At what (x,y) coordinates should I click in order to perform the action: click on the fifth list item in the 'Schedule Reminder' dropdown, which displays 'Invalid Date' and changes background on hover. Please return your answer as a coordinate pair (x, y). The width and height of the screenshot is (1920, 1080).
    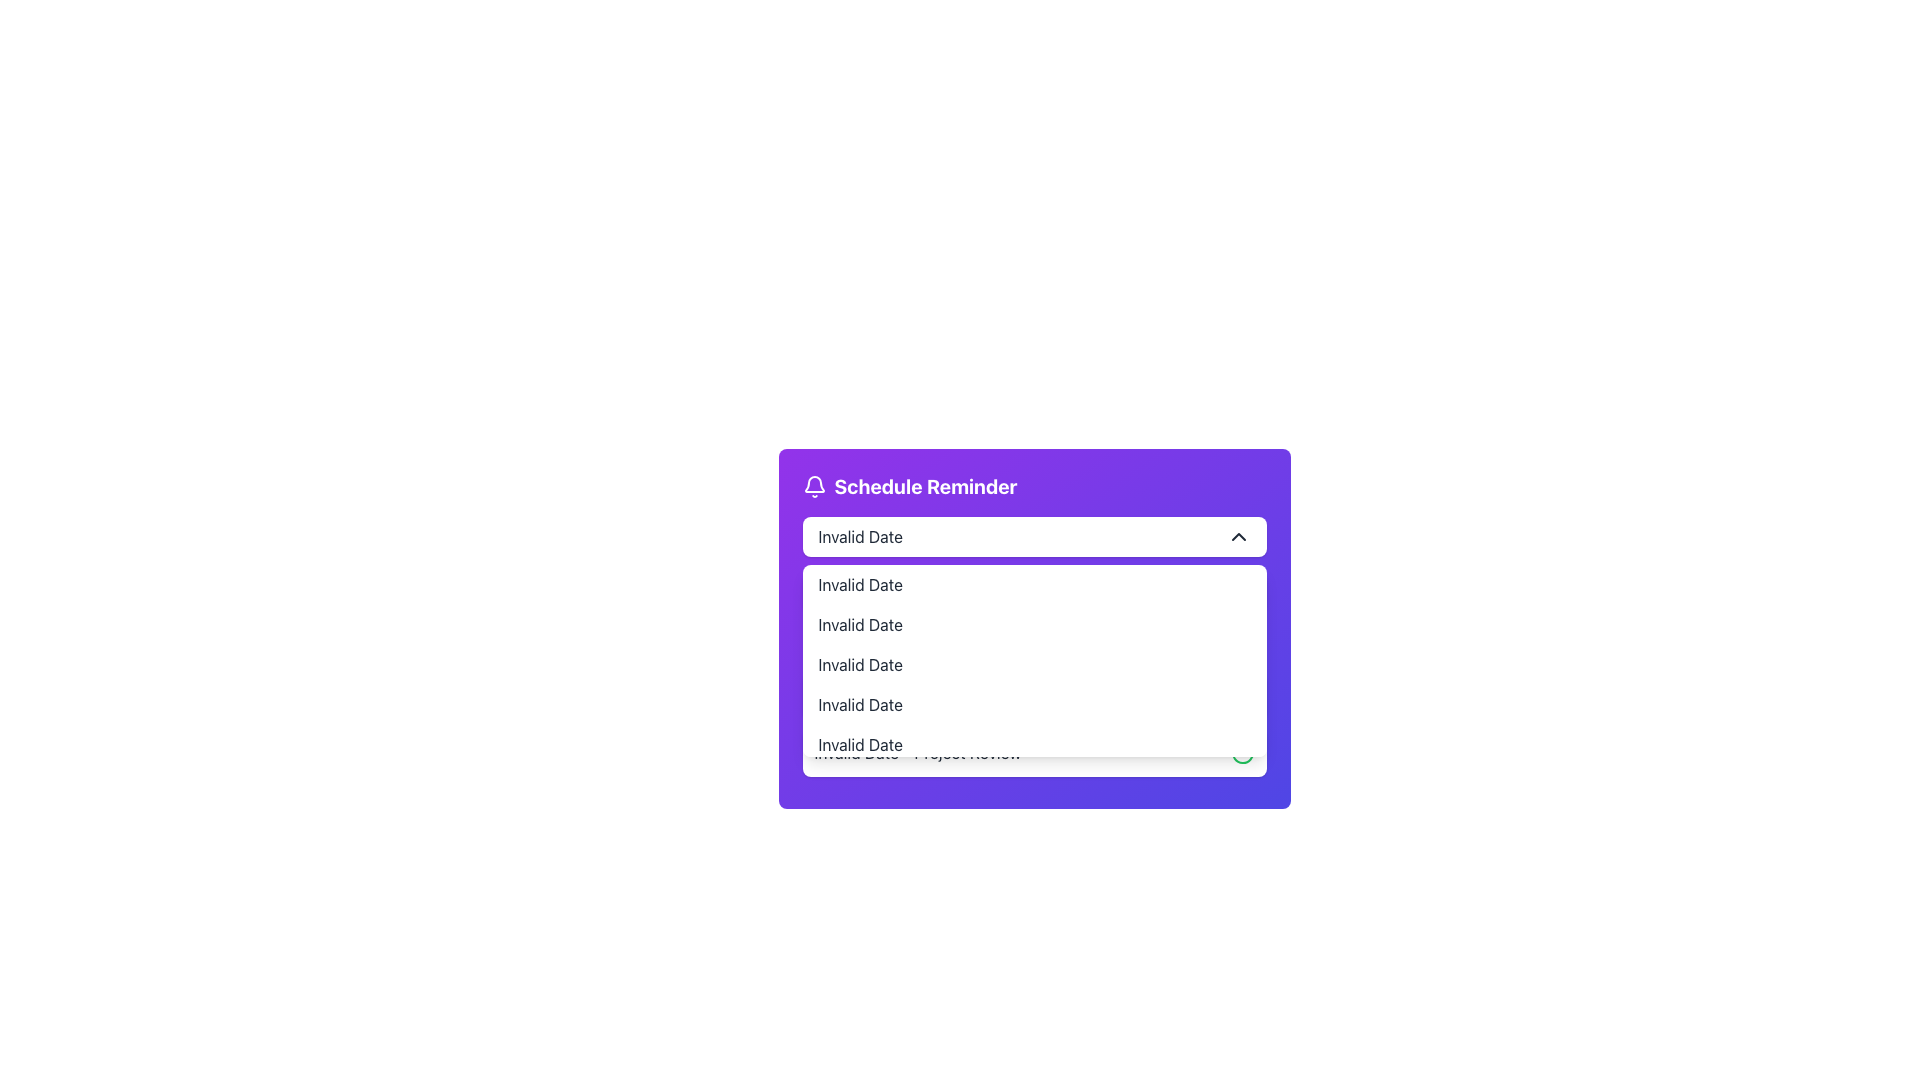
    Looking at the image, I should click on (1034, 744).